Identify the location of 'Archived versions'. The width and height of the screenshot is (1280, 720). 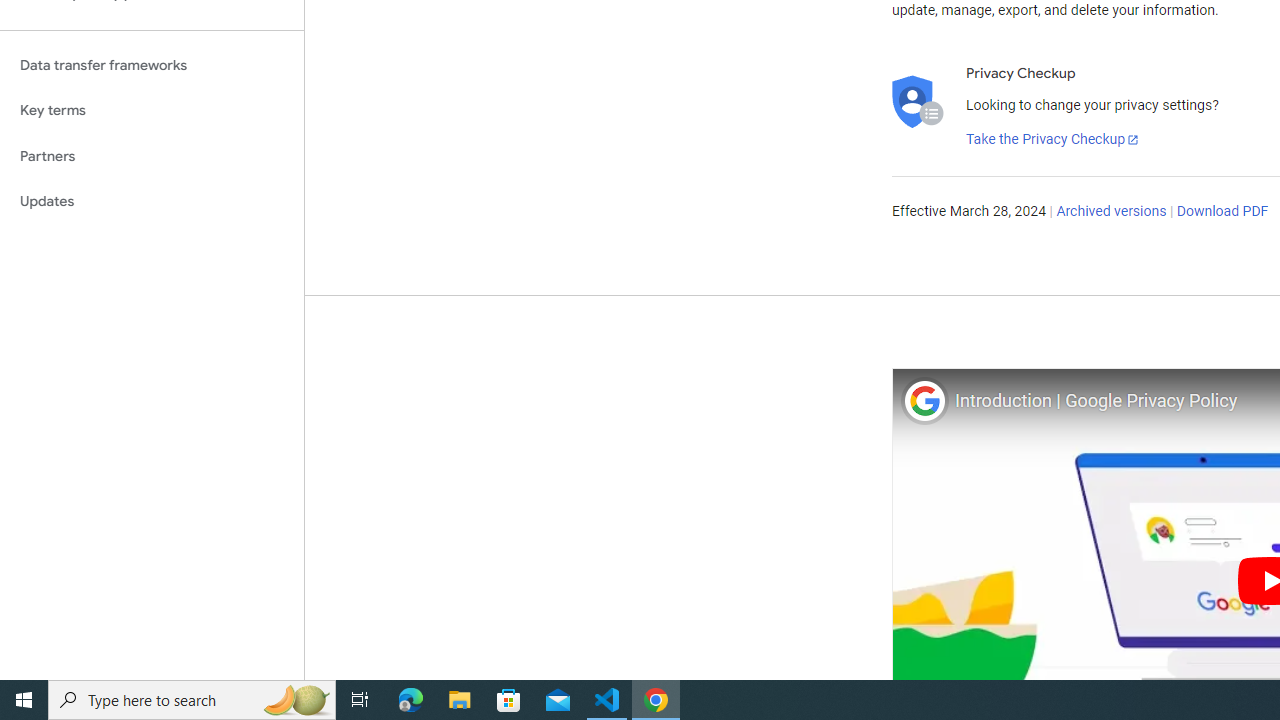
(1110, 212).